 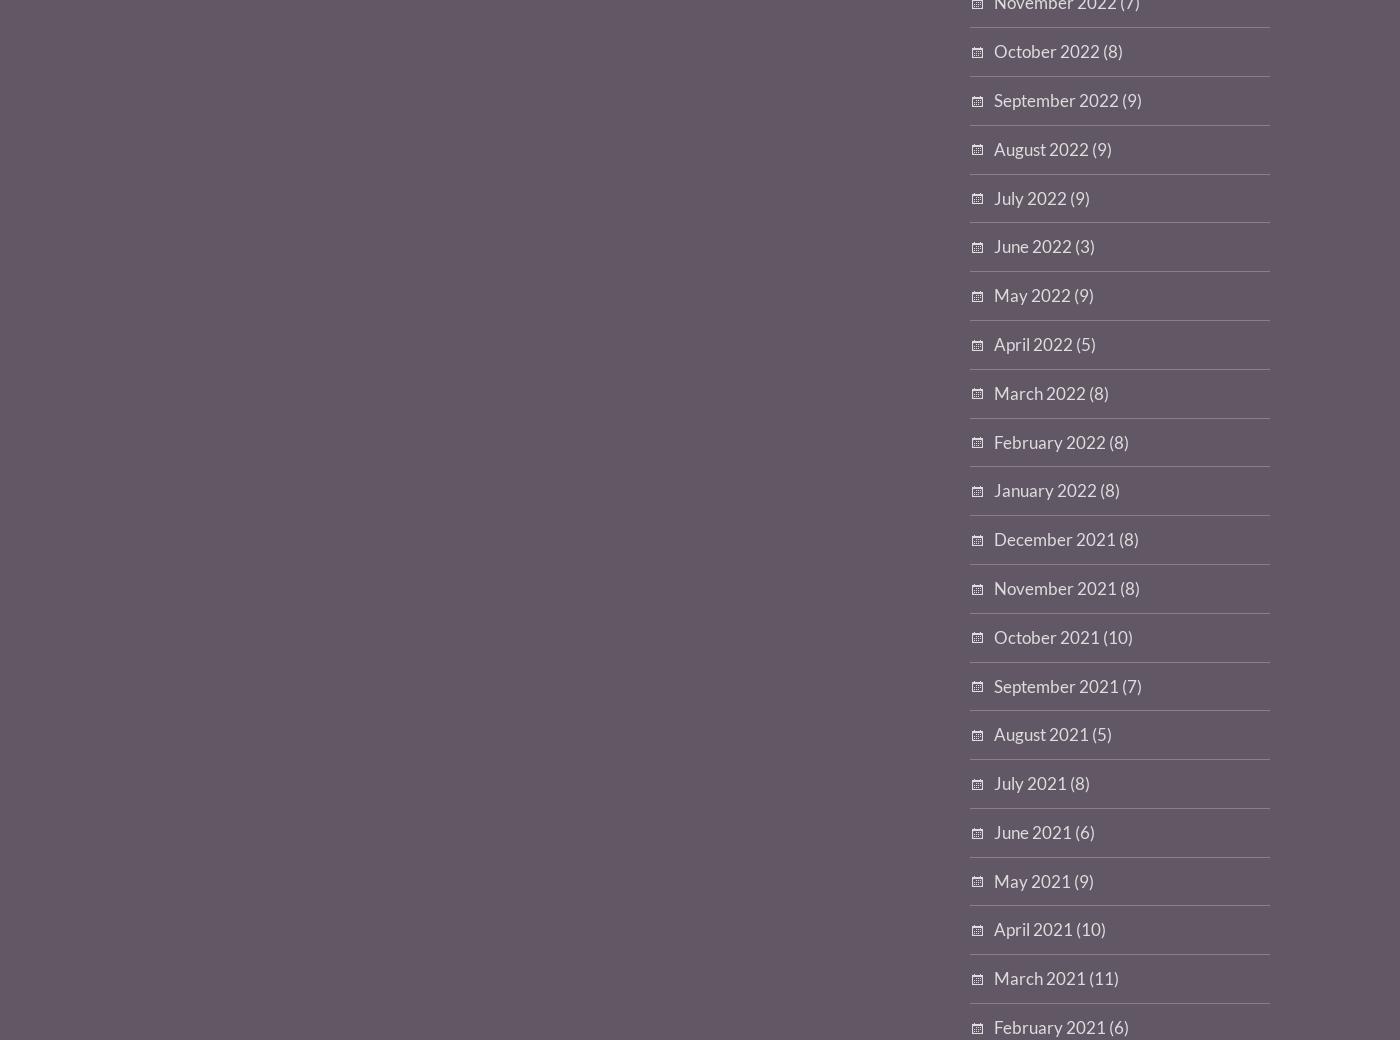 I want to click on 'March 2021', so click(x=1040, y=978).